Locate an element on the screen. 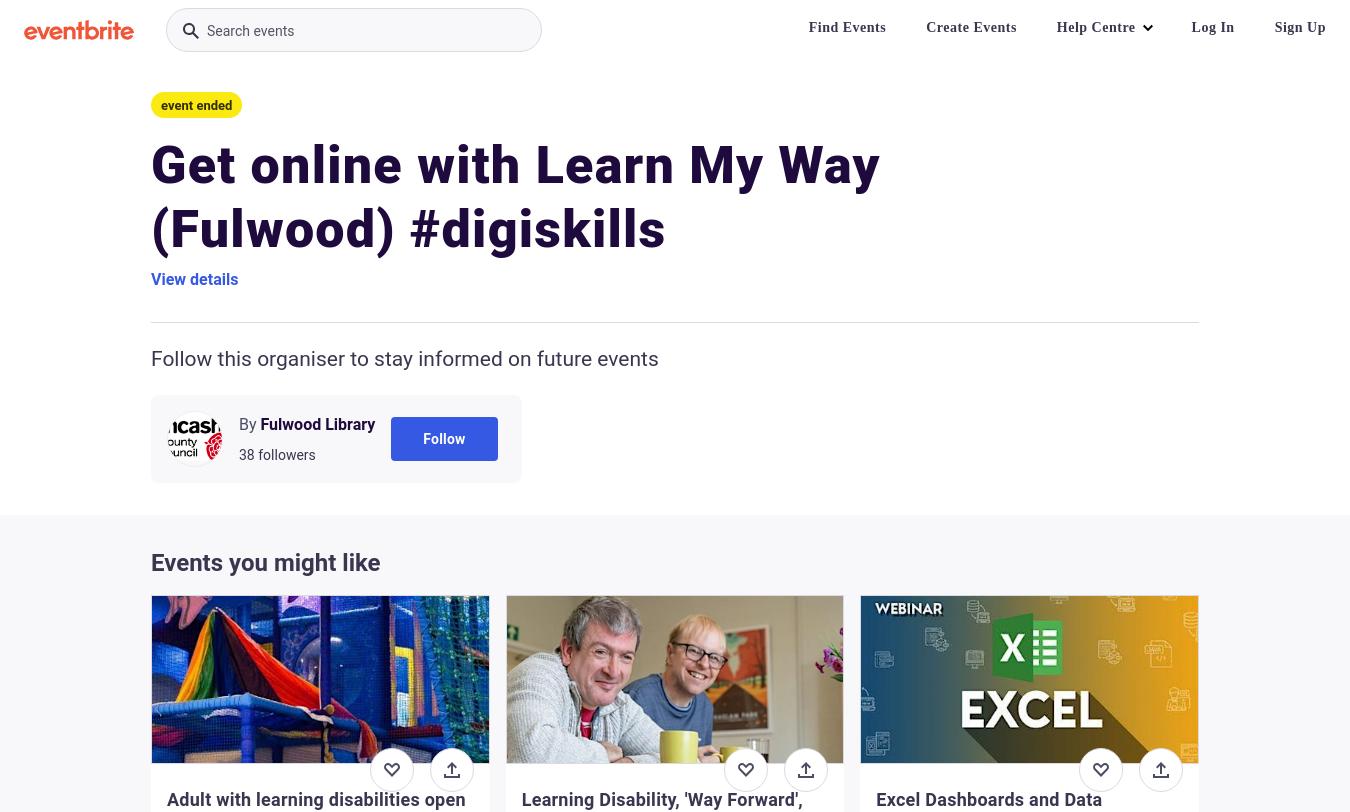  'Sign Up' is located at coordinates (1300, 27).